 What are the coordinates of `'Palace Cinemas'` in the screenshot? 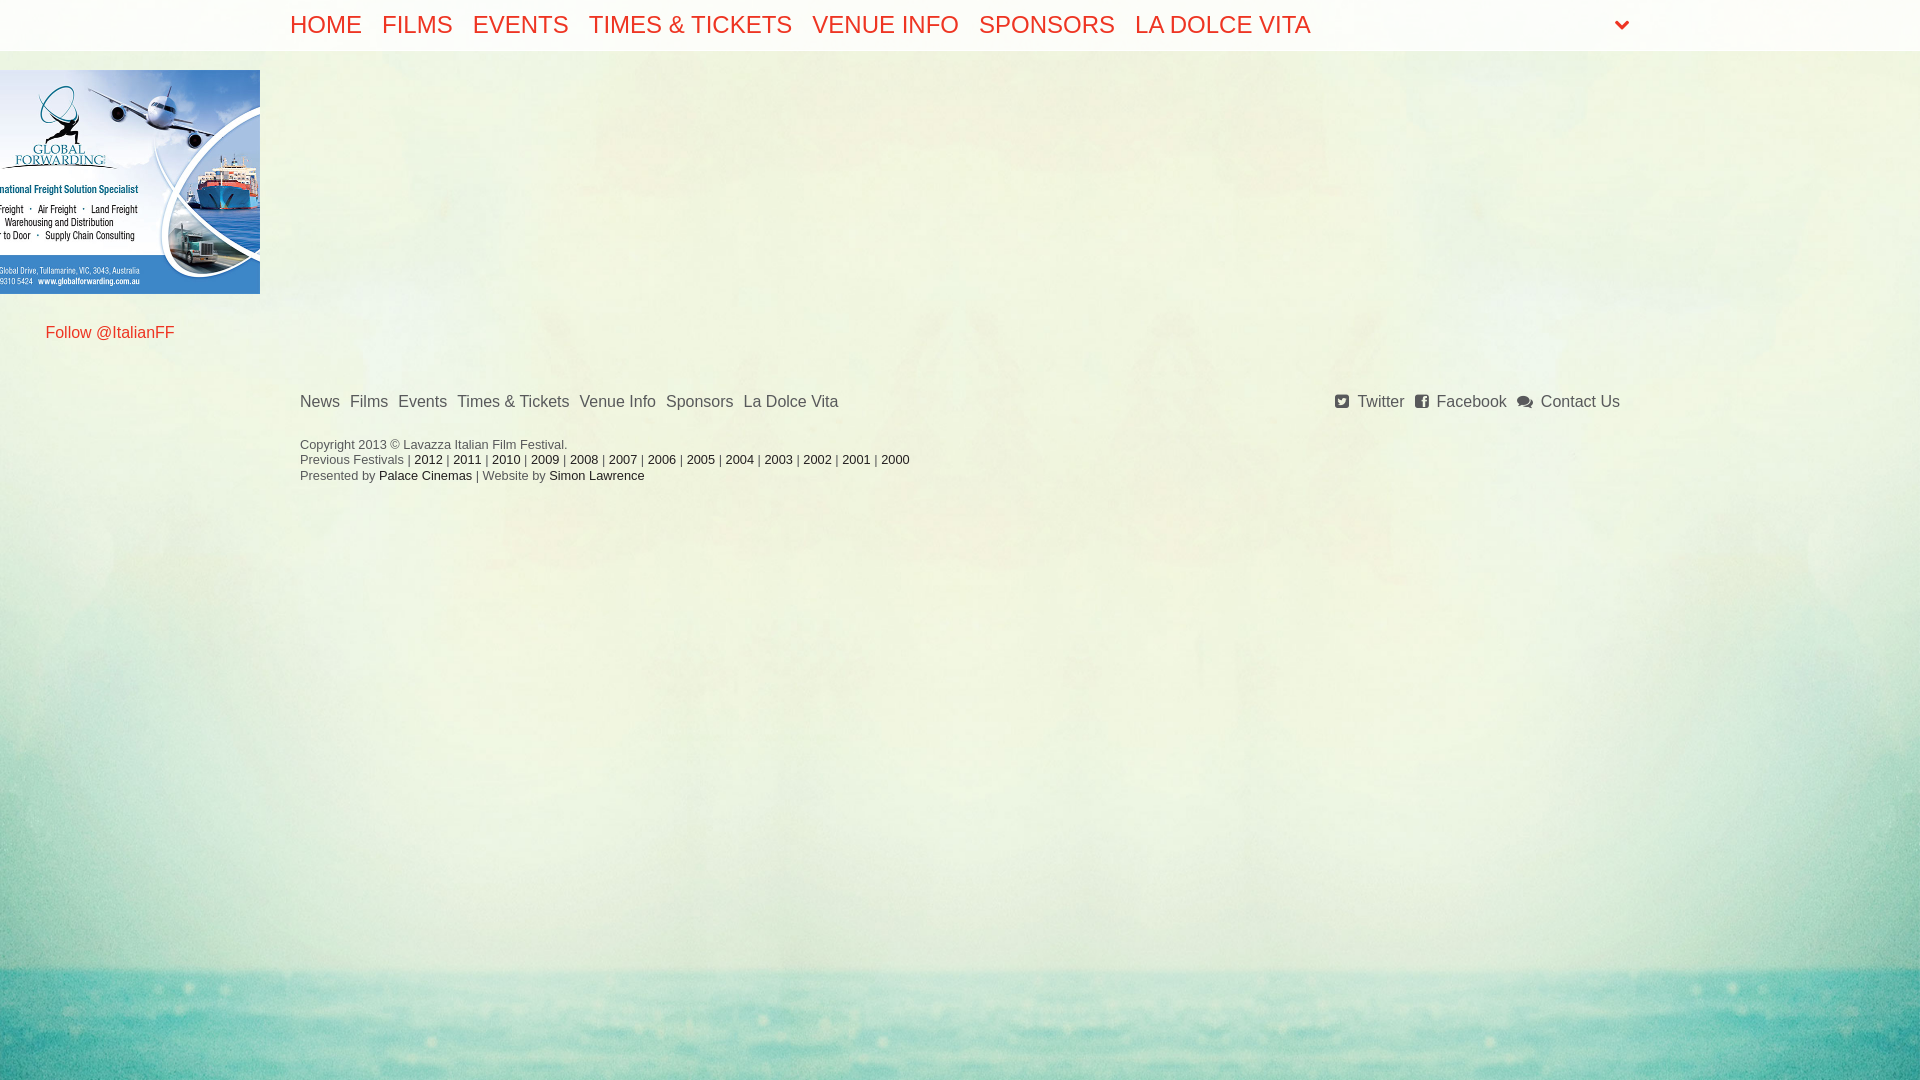 It's located at (424, 475).